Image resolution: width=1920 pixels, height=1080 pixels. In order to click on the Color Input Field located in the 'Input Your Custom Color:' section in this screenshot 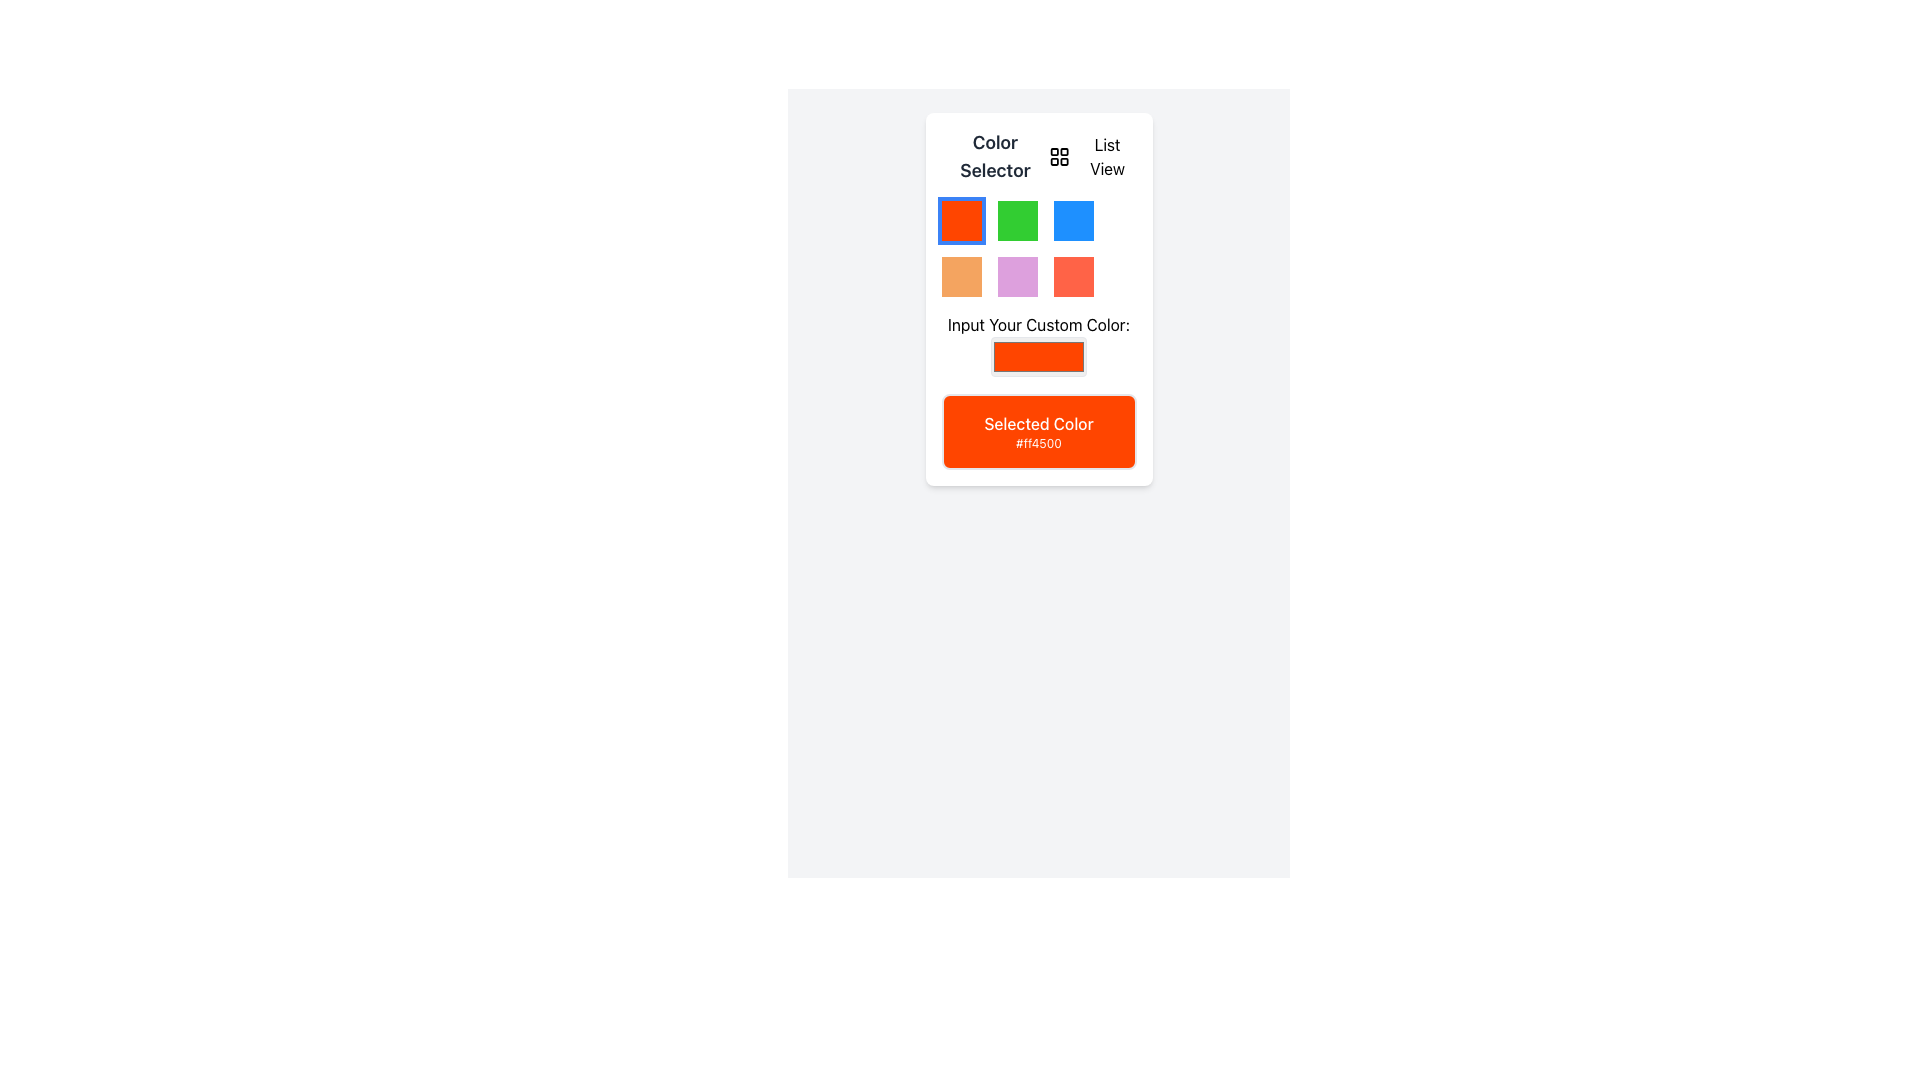, I will do `click(1038, 356)`.